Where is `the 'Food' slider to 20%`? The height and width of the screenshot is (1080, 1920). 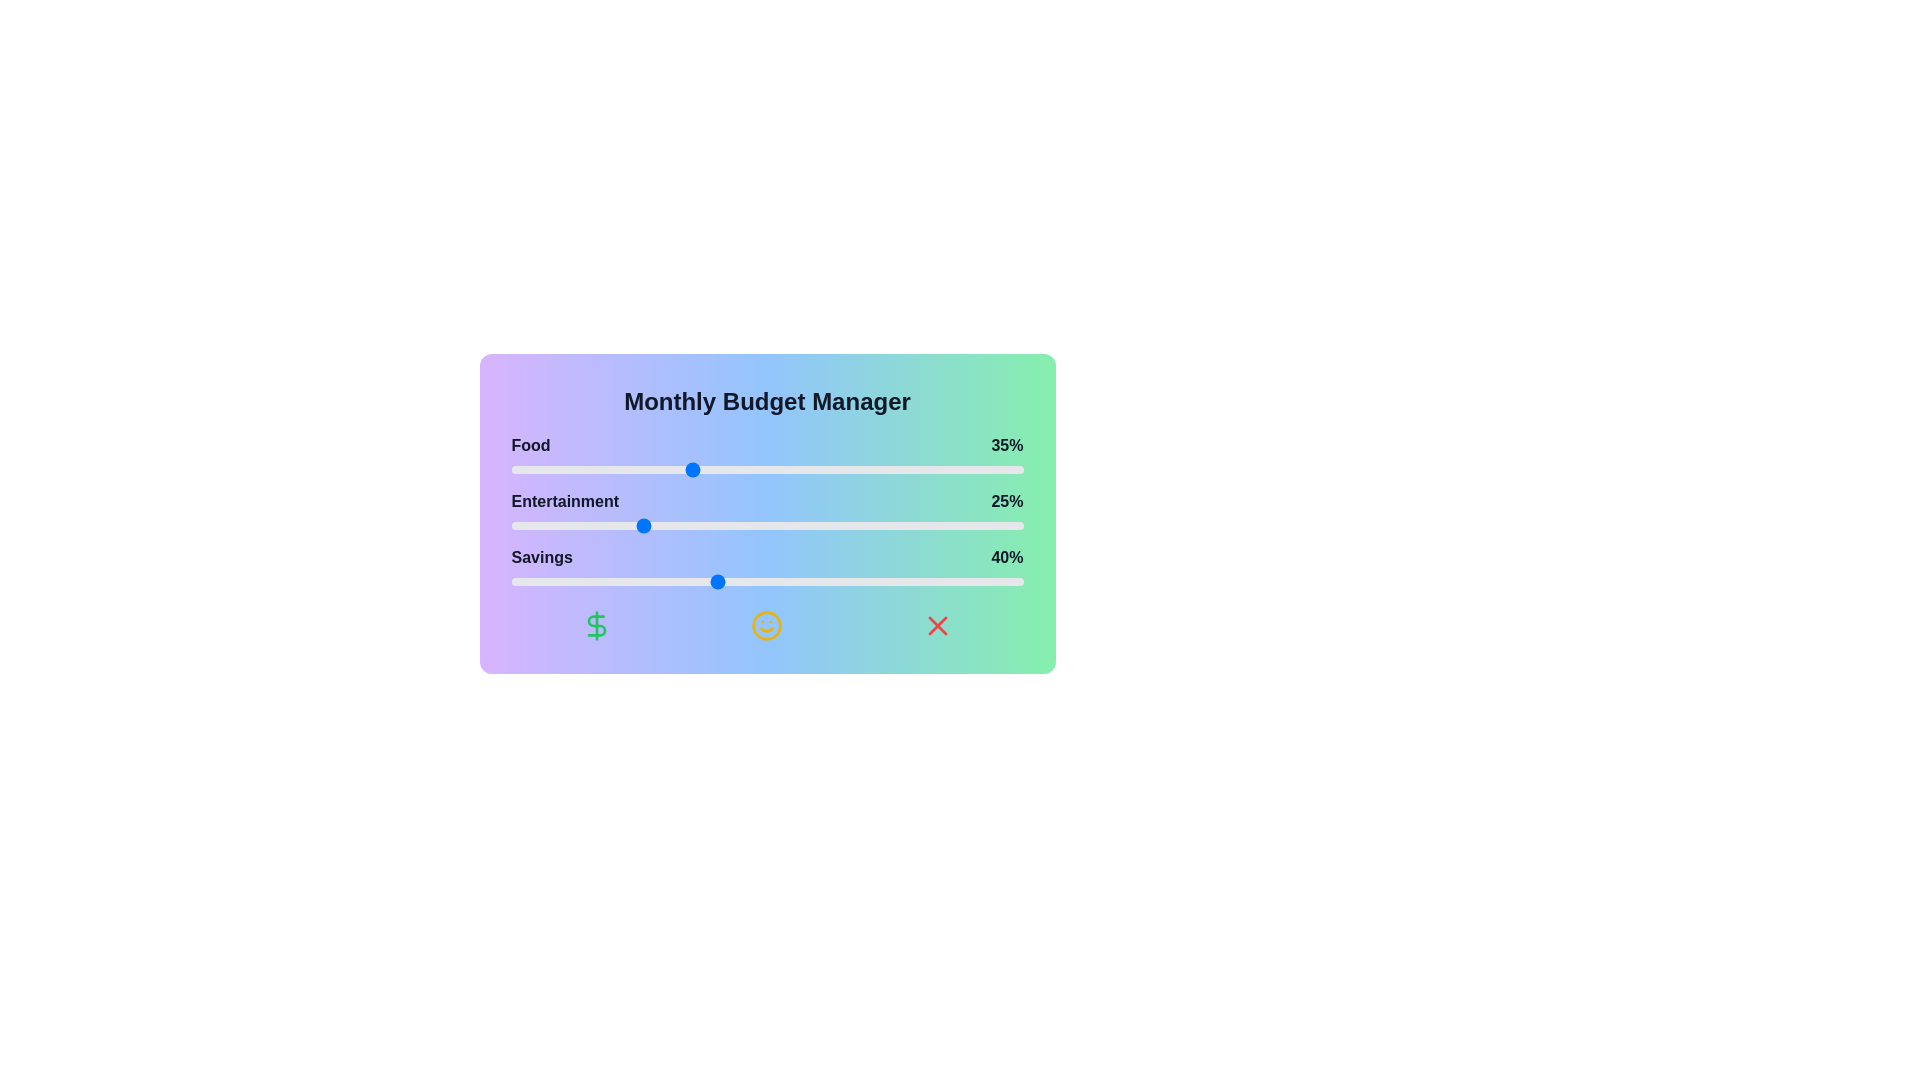
the 'Food' slider to 20% is located at coordinates (612, 470).